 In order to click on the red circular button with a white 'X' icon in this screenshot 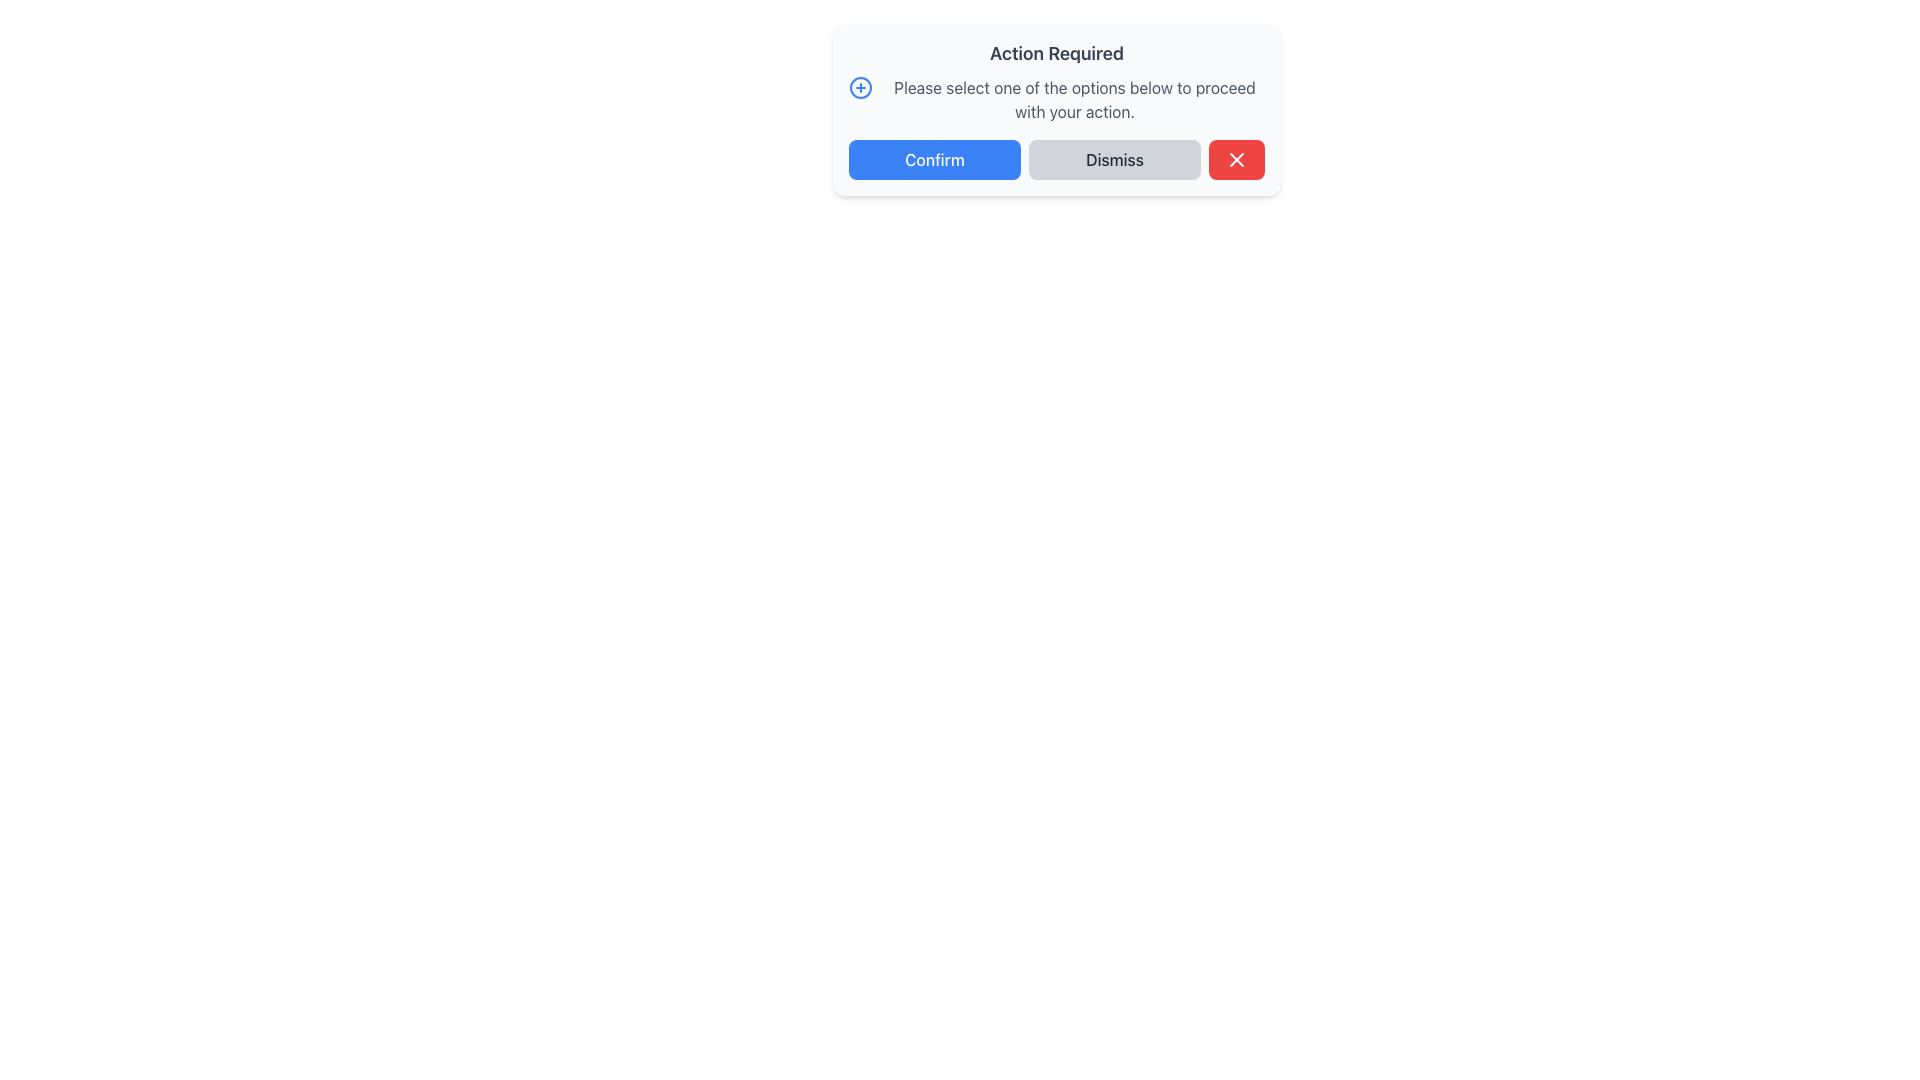, I will do `click(1236, 158)`.